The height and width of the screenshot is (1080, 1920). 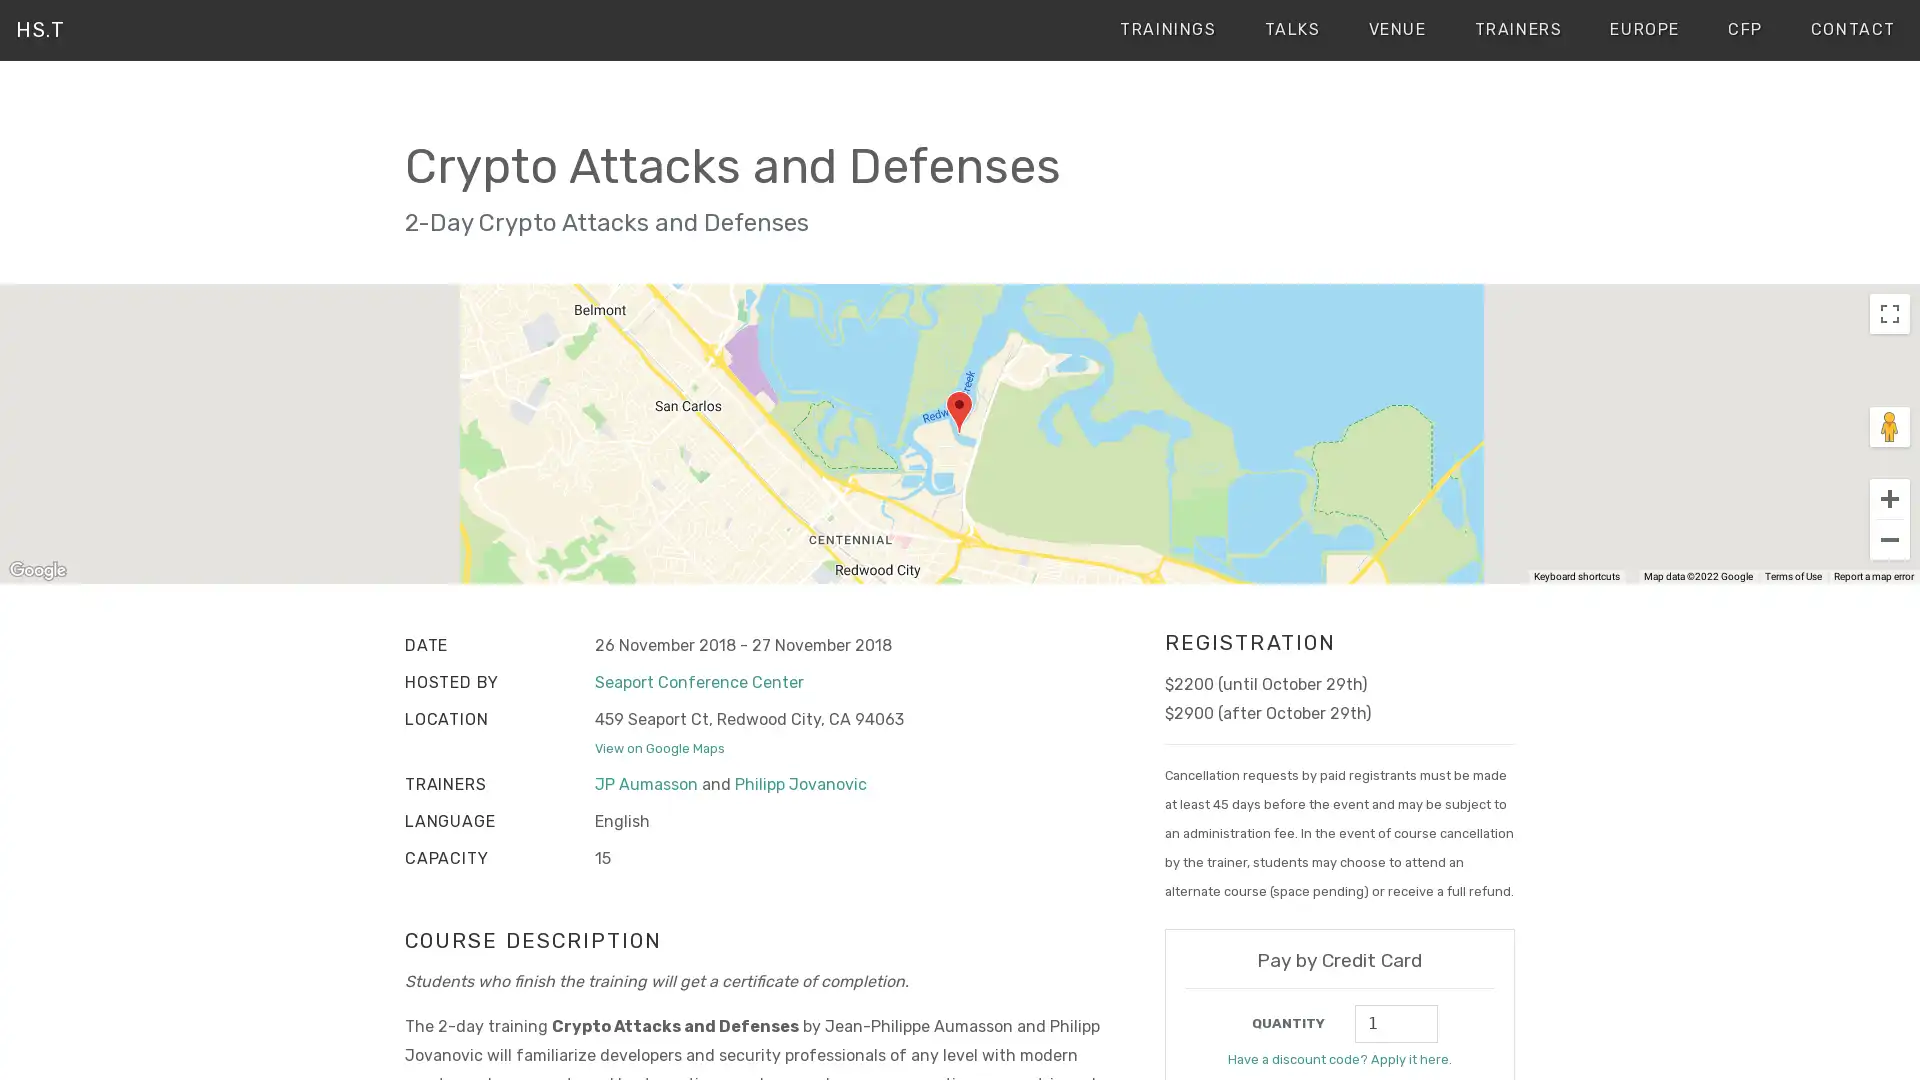 I want to click on Toggle fullscreen view, so click(x=1889, y=312).